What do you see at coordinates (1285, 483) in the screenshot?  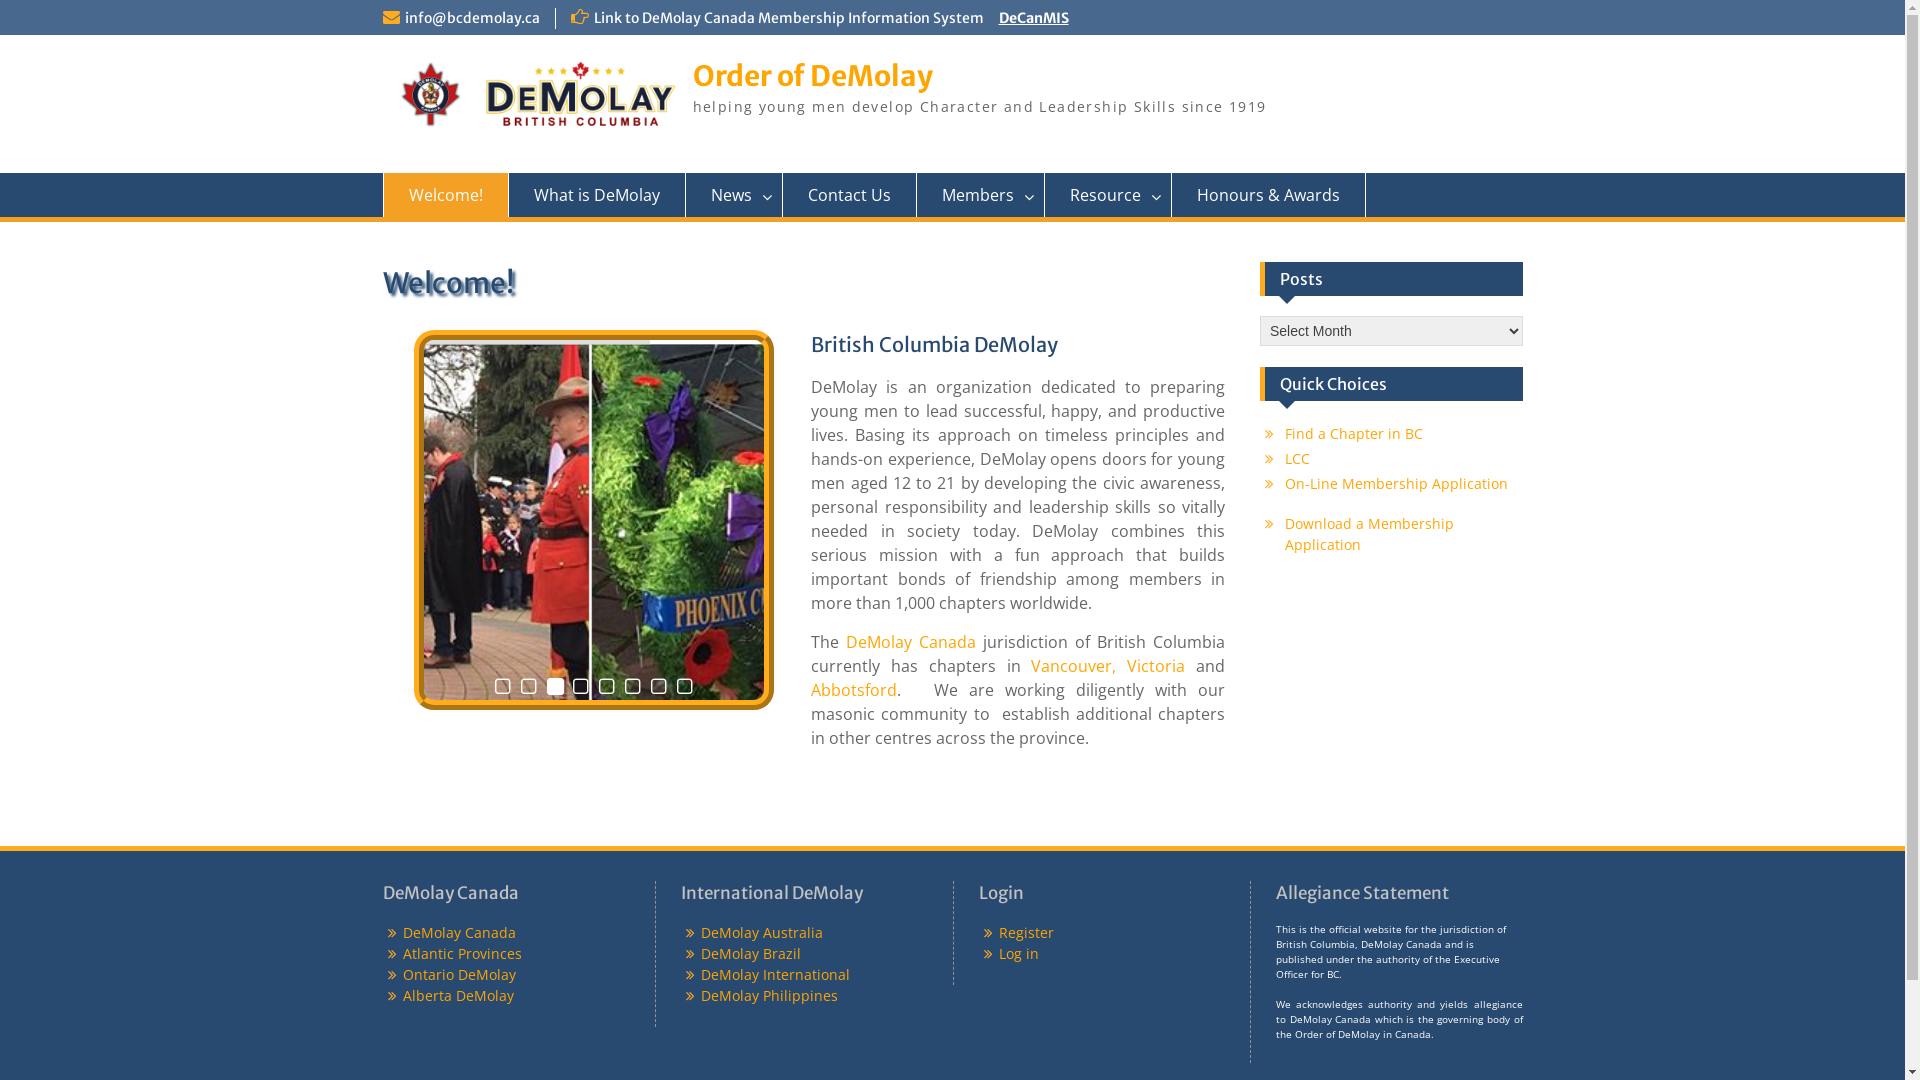 I see `'On-Line Membership Application'` at bounding box center [1285, 483].